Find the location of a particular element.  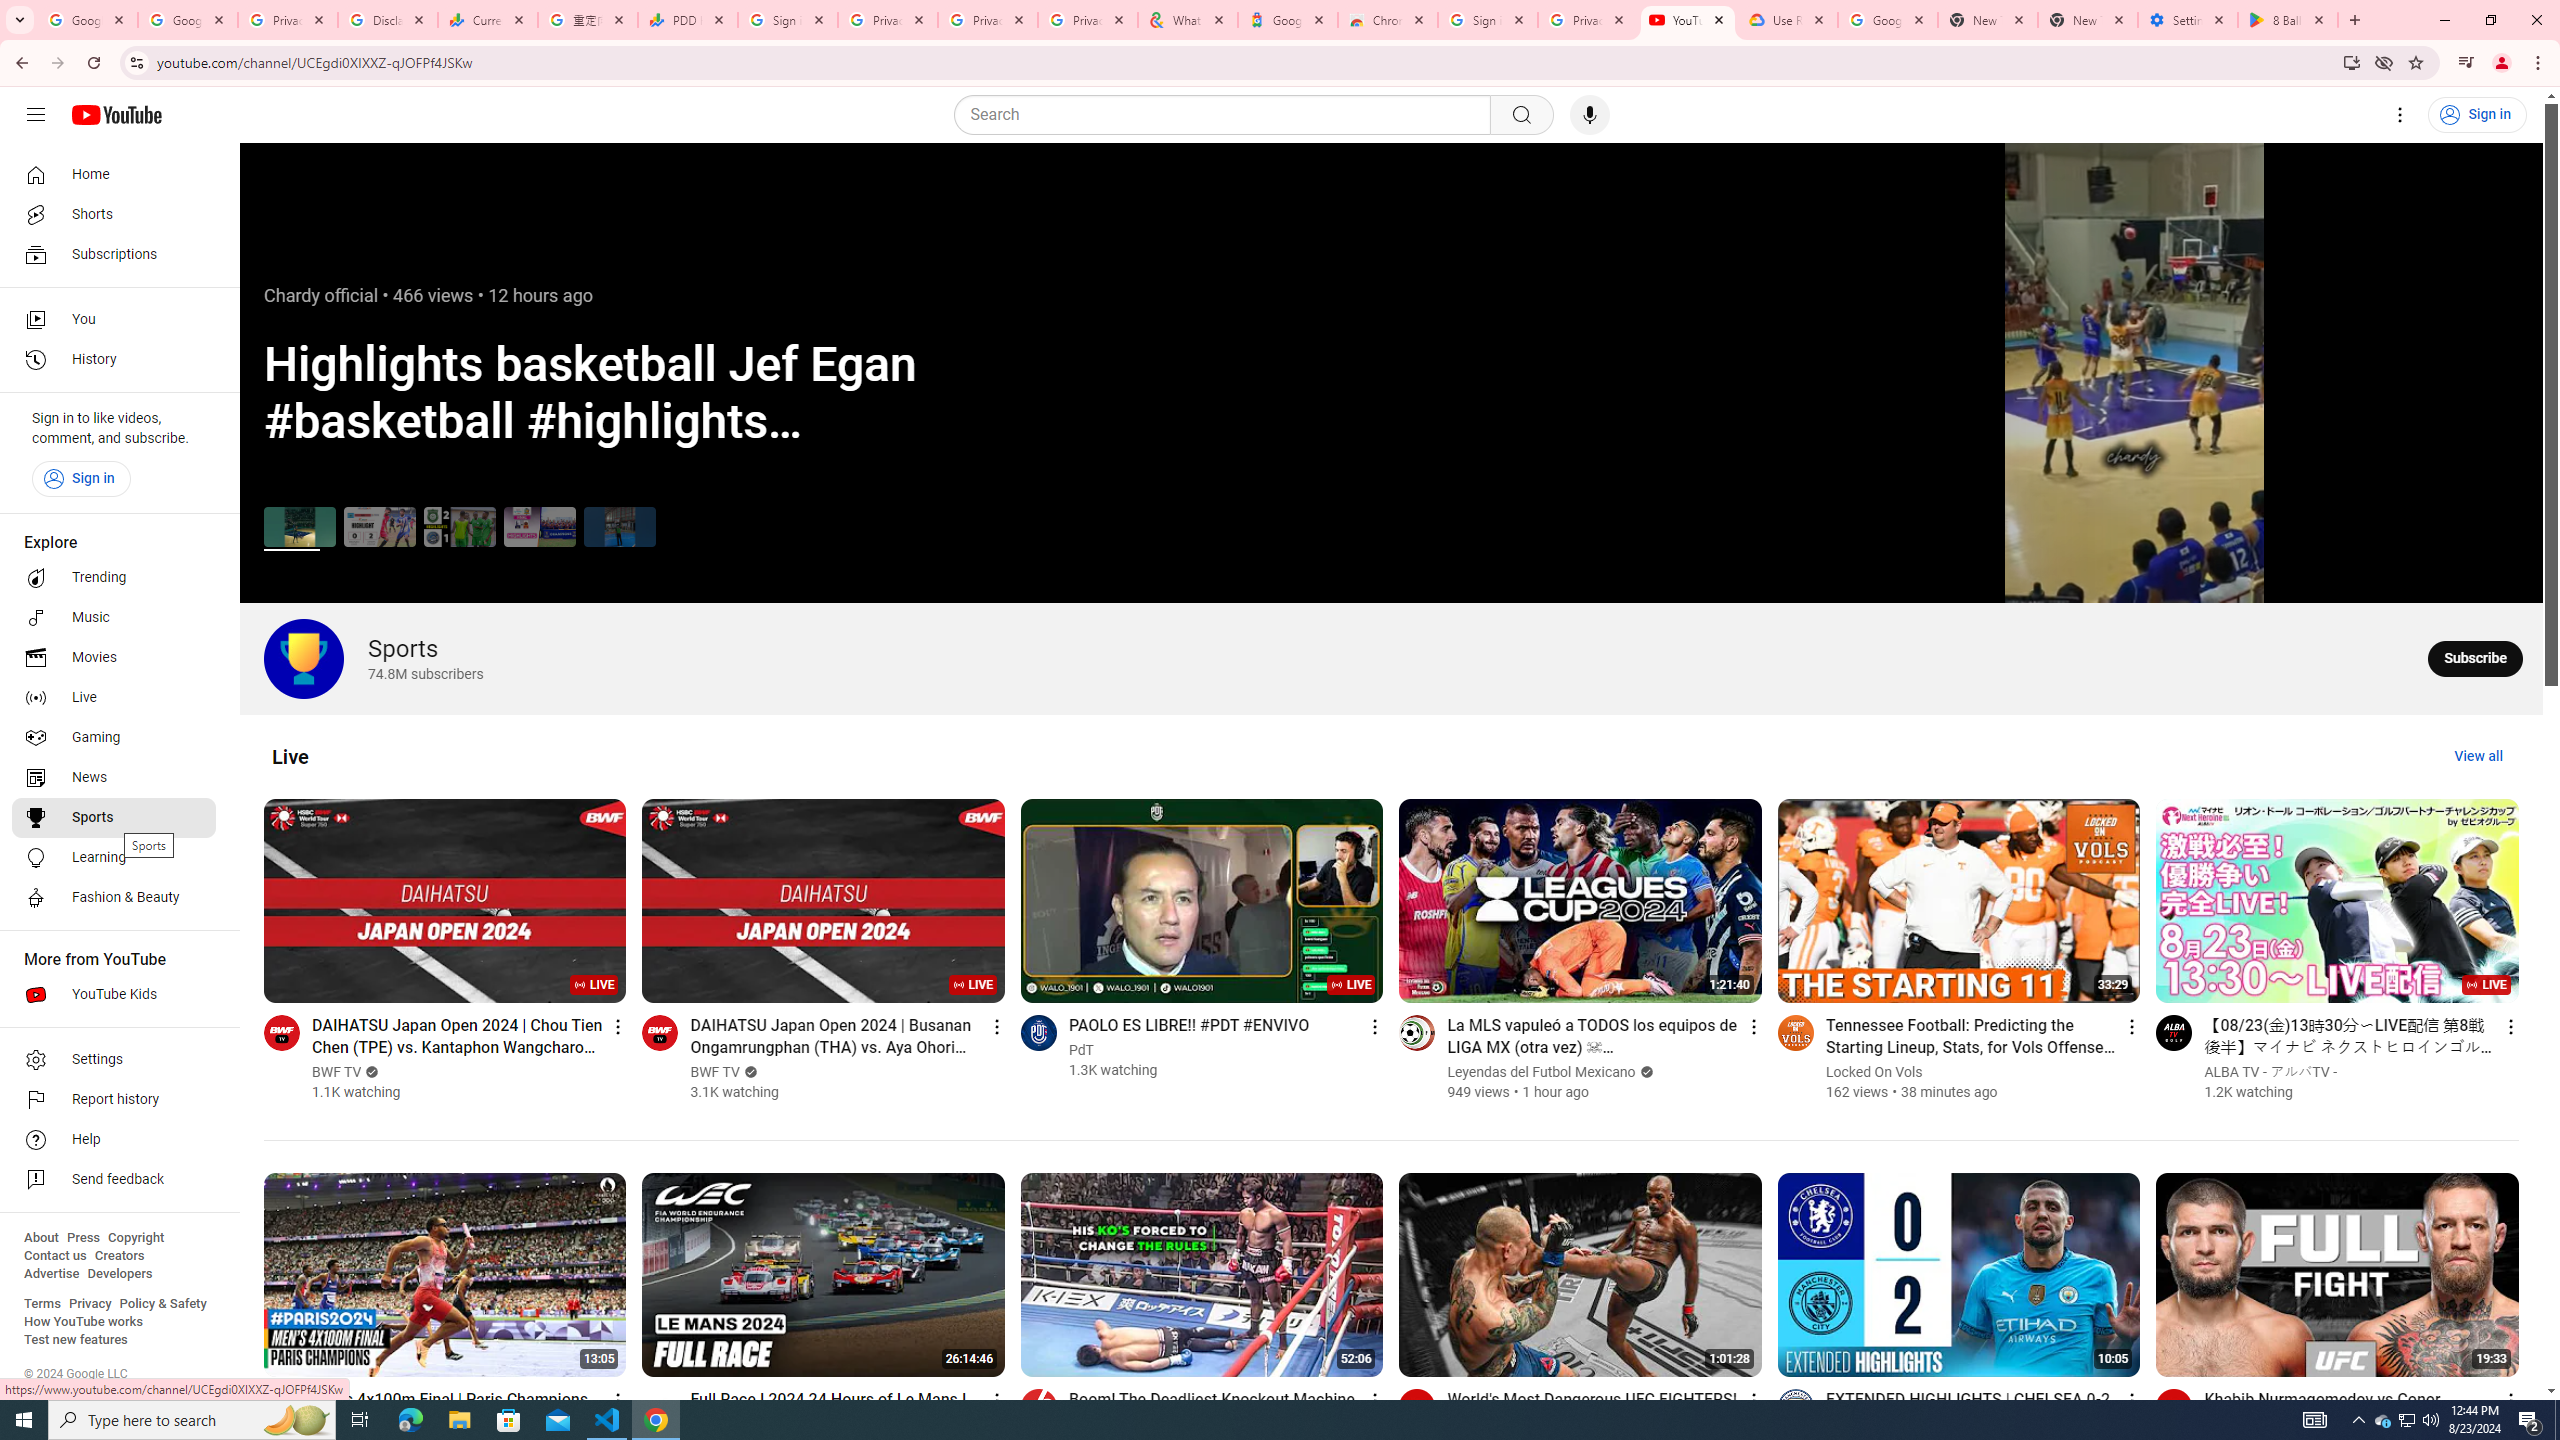

'History' is located at coordinates (113, 360).